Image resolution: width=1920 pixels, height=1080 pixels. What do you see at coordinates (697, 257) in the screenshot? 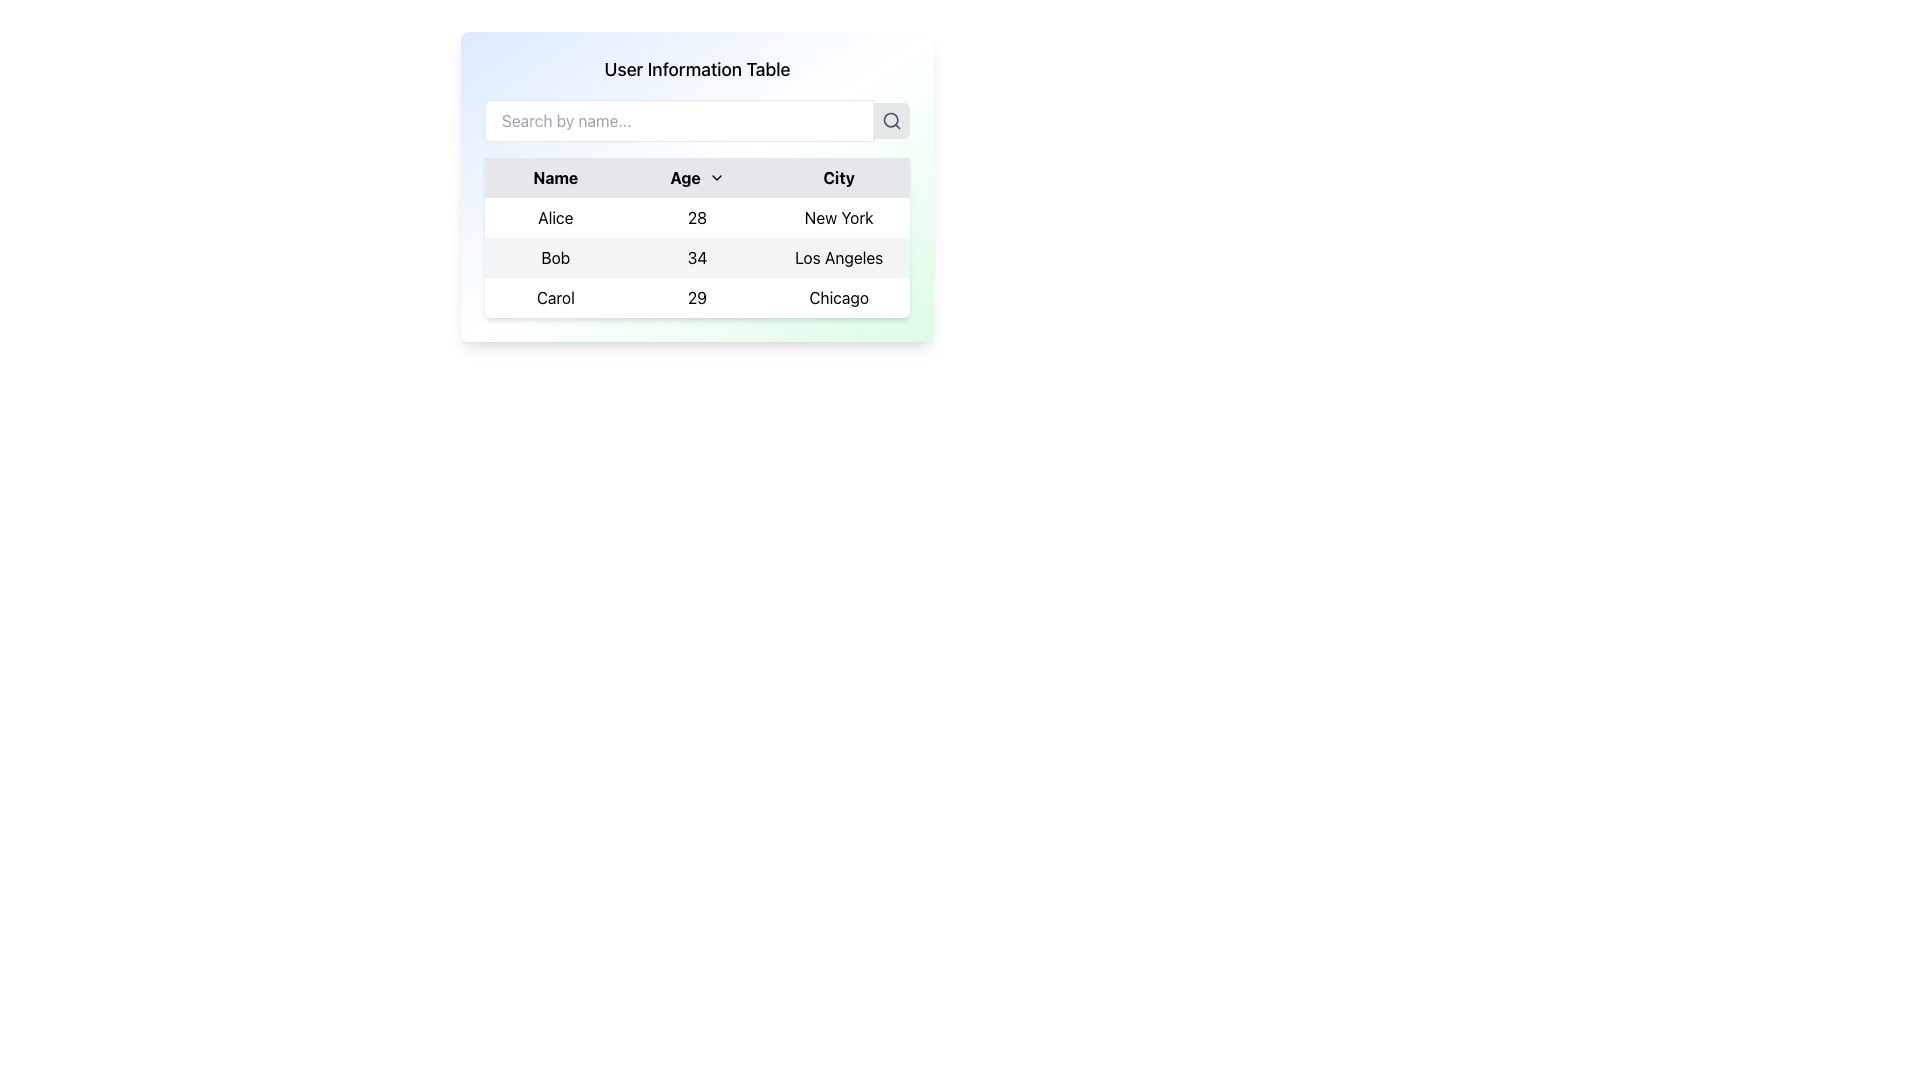
I see `the second row of the 'User Information Table' containing the data 'Bob 34 Los Angeles'` at bounding box center [697, 257].